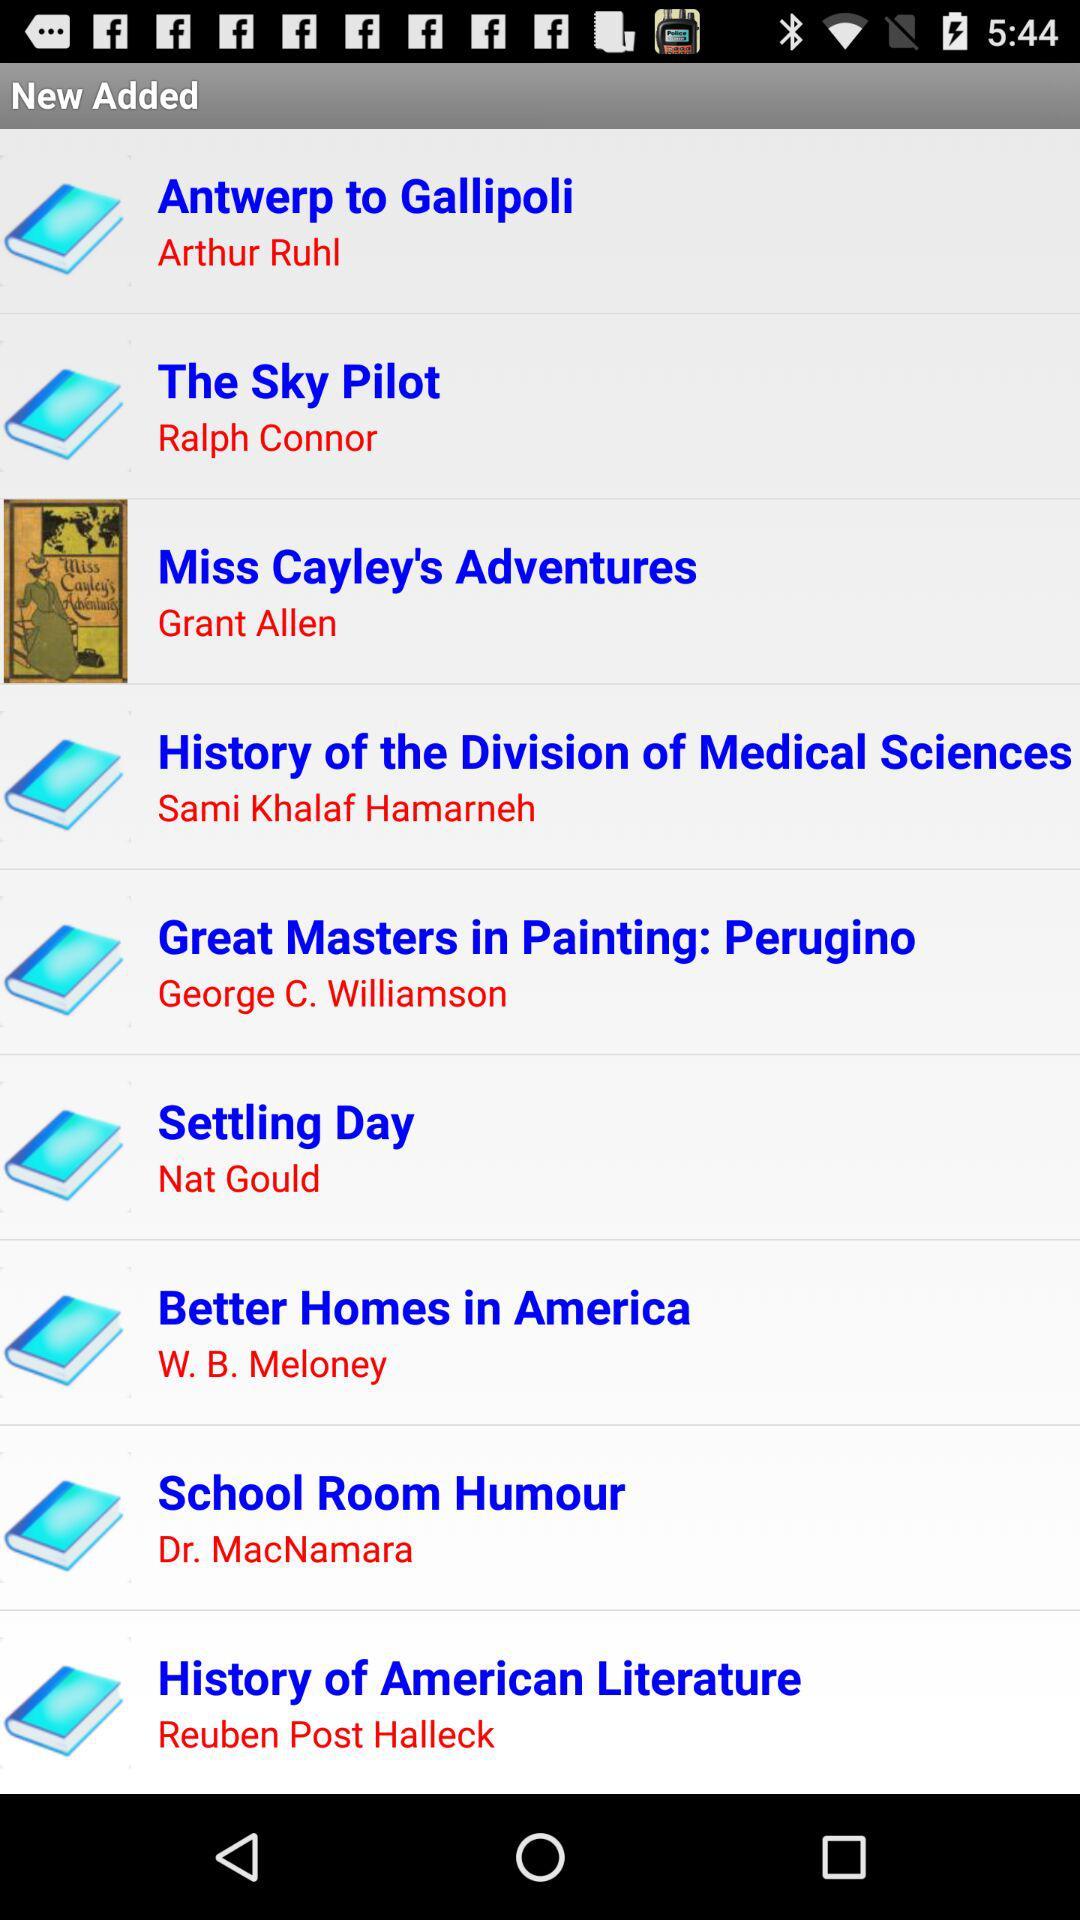  I want to click on the grant allen app, so click(246, 622).